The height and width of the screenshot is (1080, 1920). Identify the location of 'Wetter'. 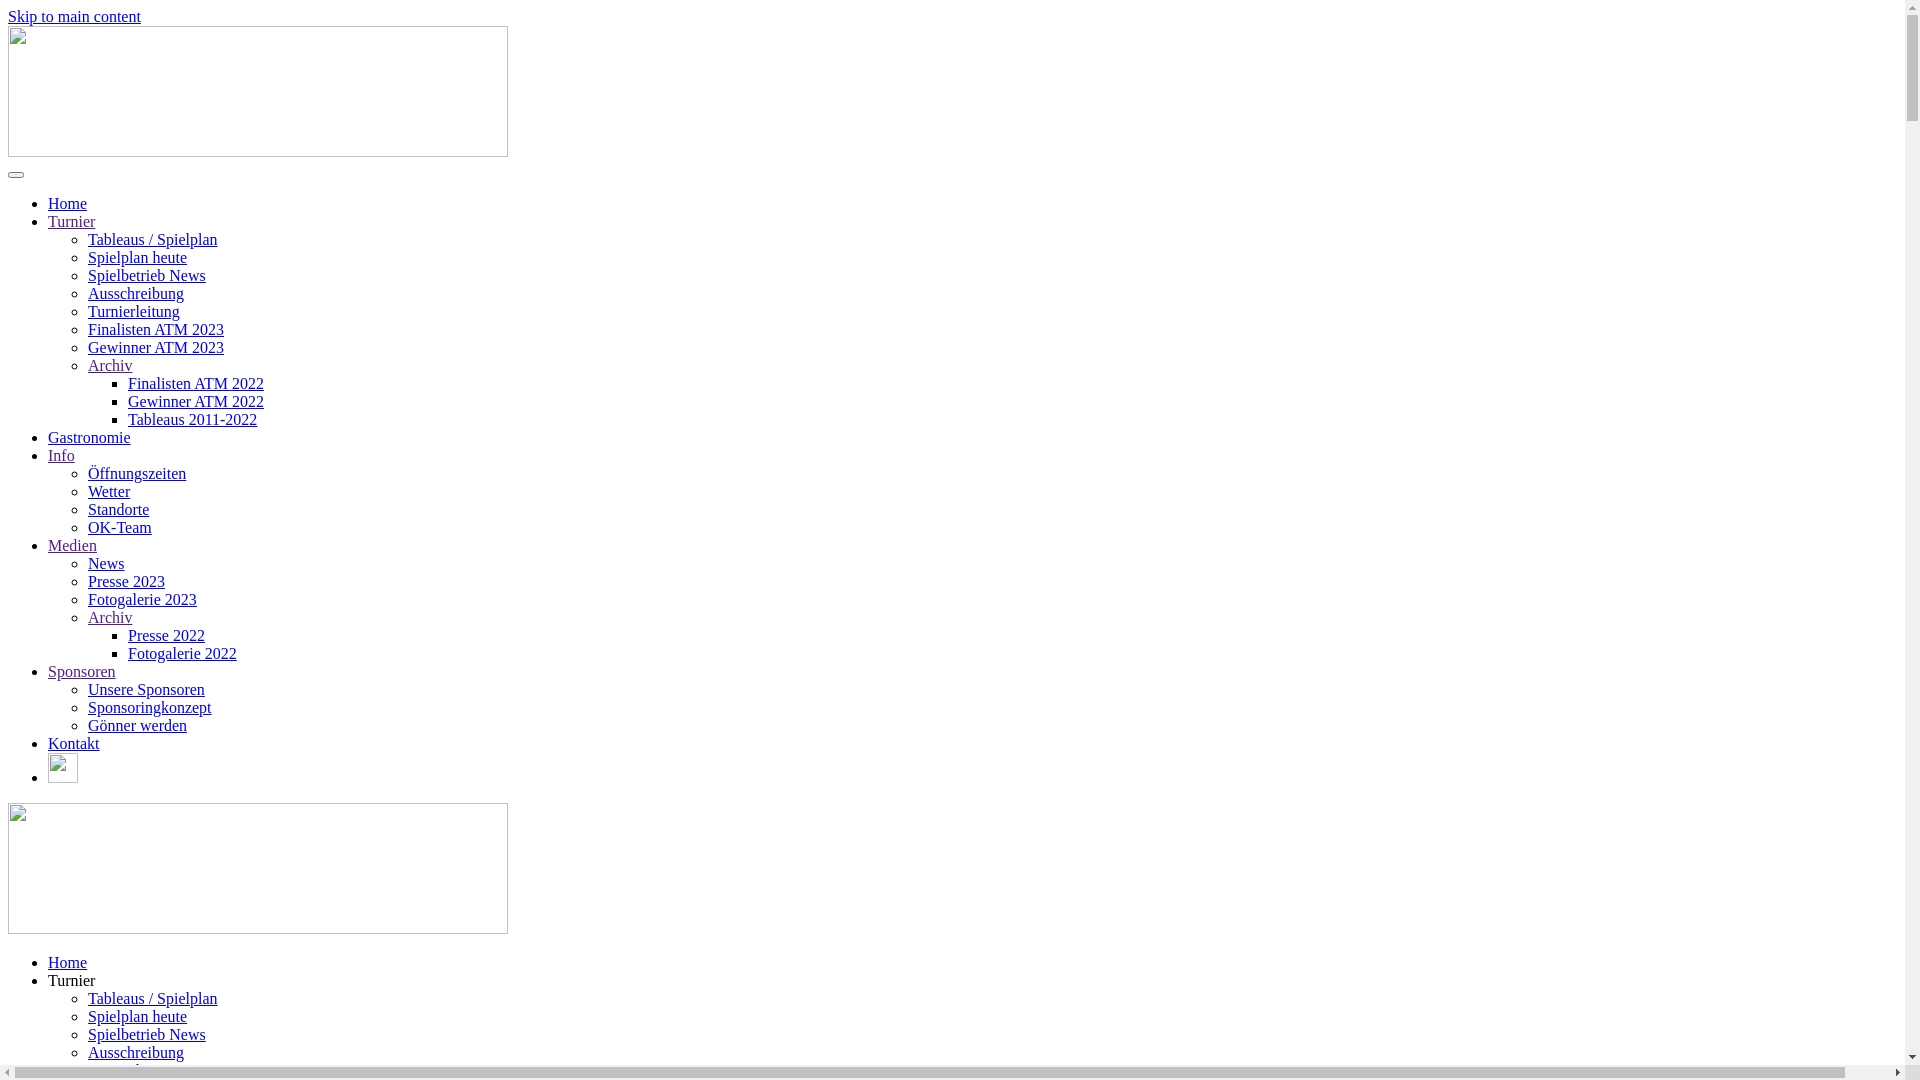
(86, 491).